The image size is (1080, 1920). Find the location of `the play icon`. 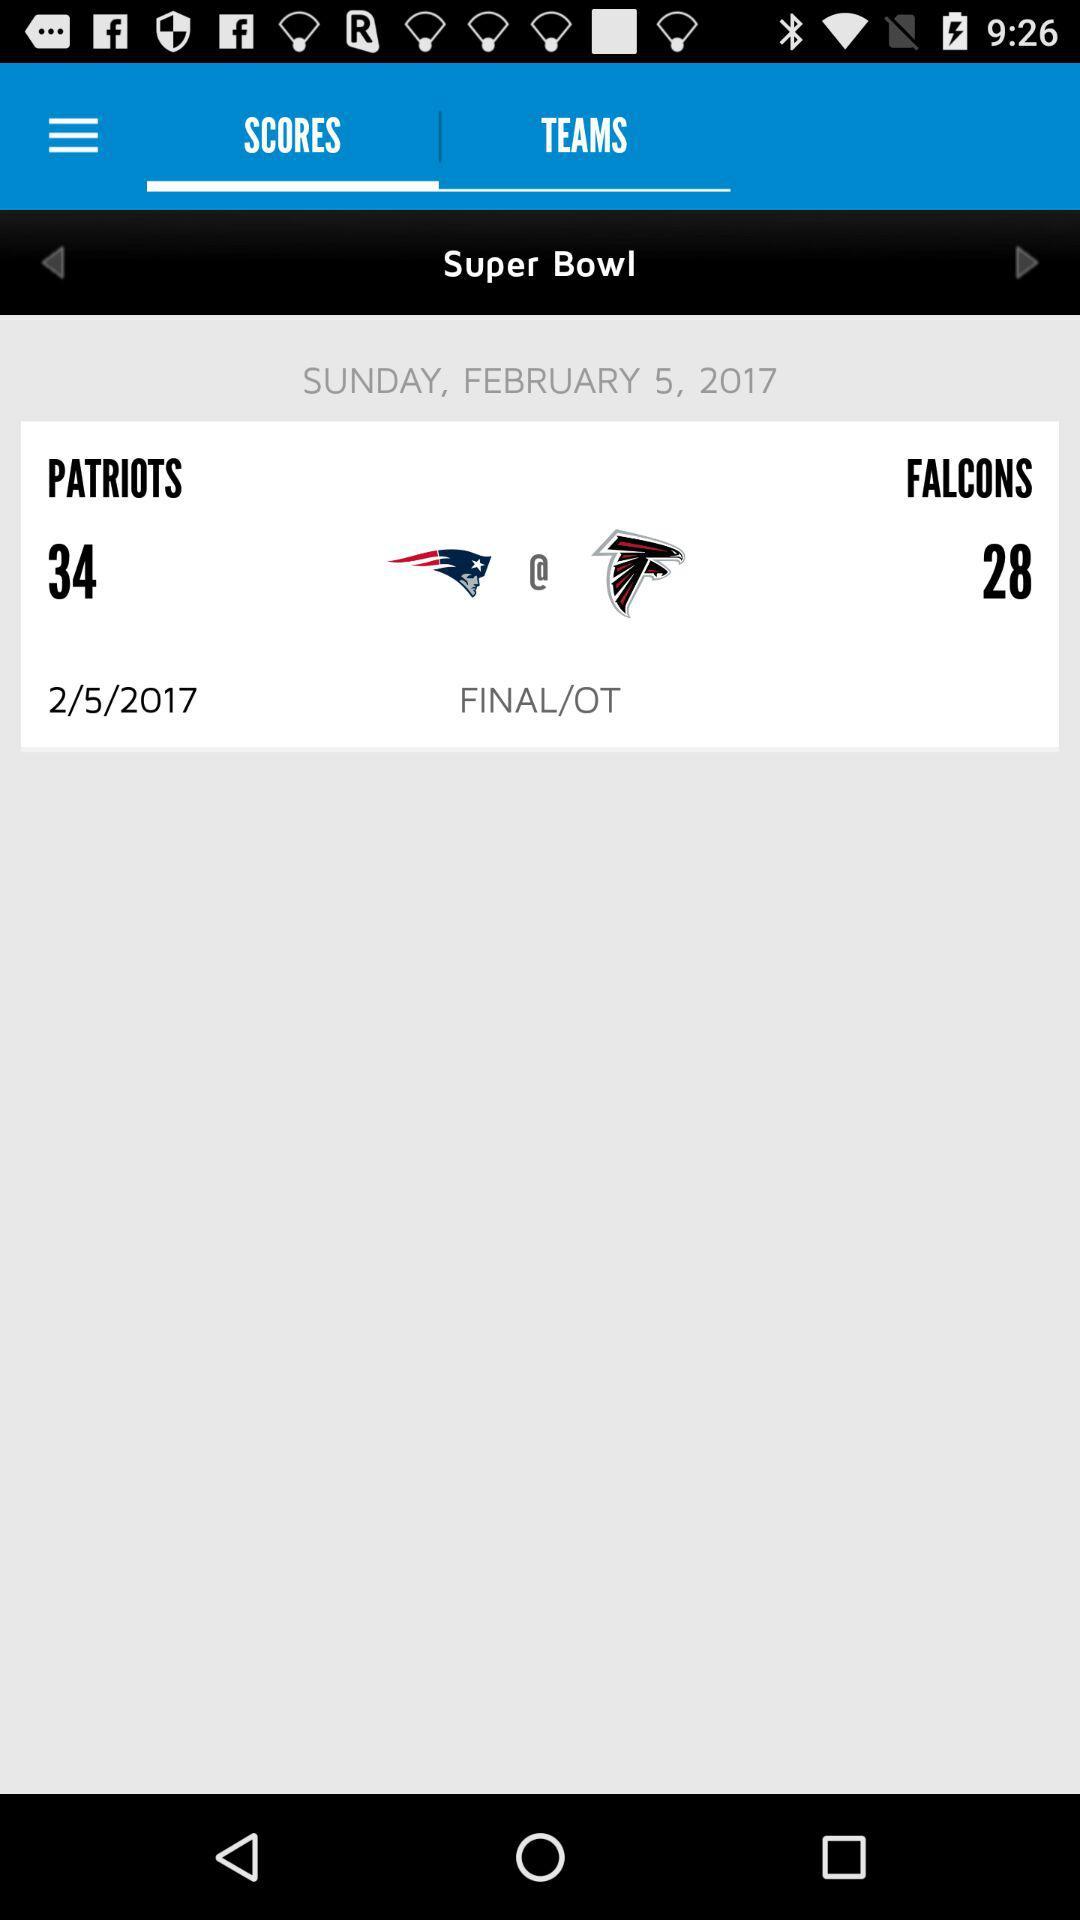

the play icon is located at coordinates (1027, 279).